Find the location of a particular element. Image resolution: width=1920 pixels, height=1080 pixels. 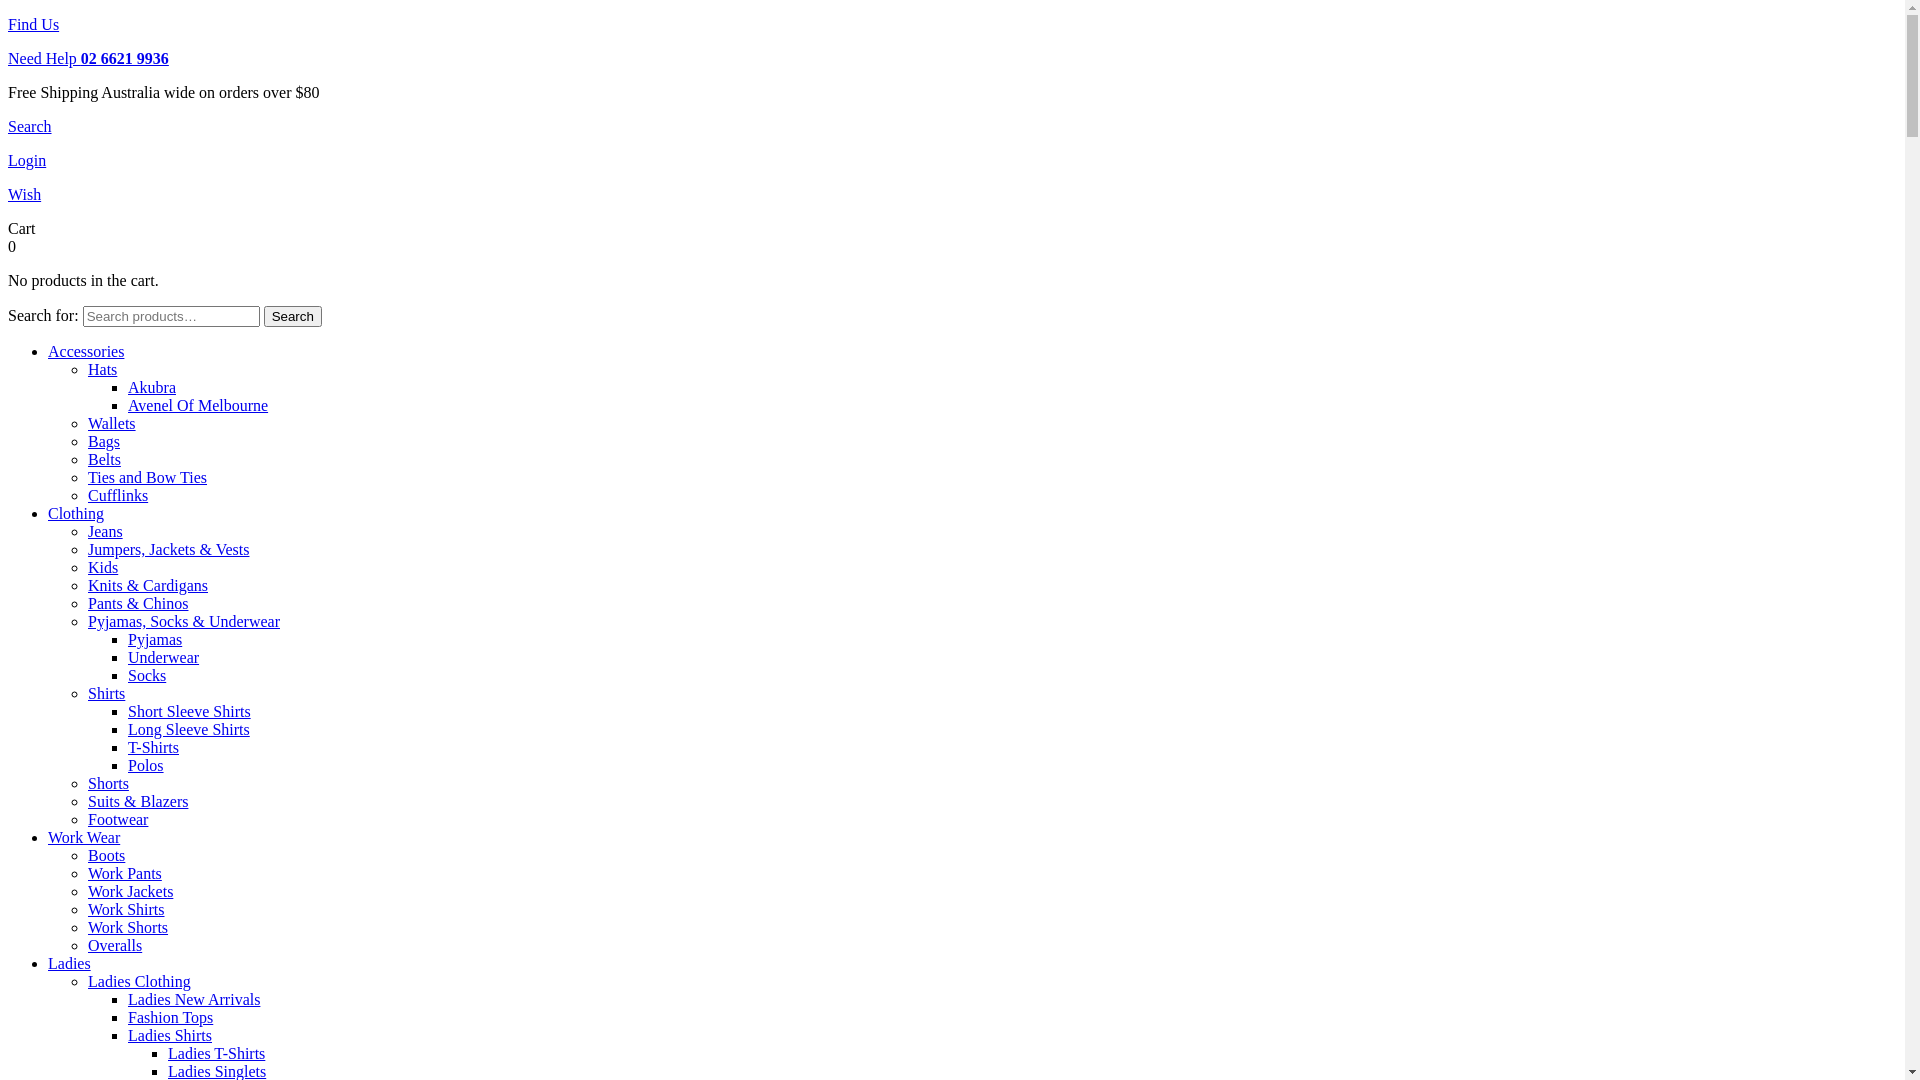

'Work Jackets' is located at coordinates (129, 890).